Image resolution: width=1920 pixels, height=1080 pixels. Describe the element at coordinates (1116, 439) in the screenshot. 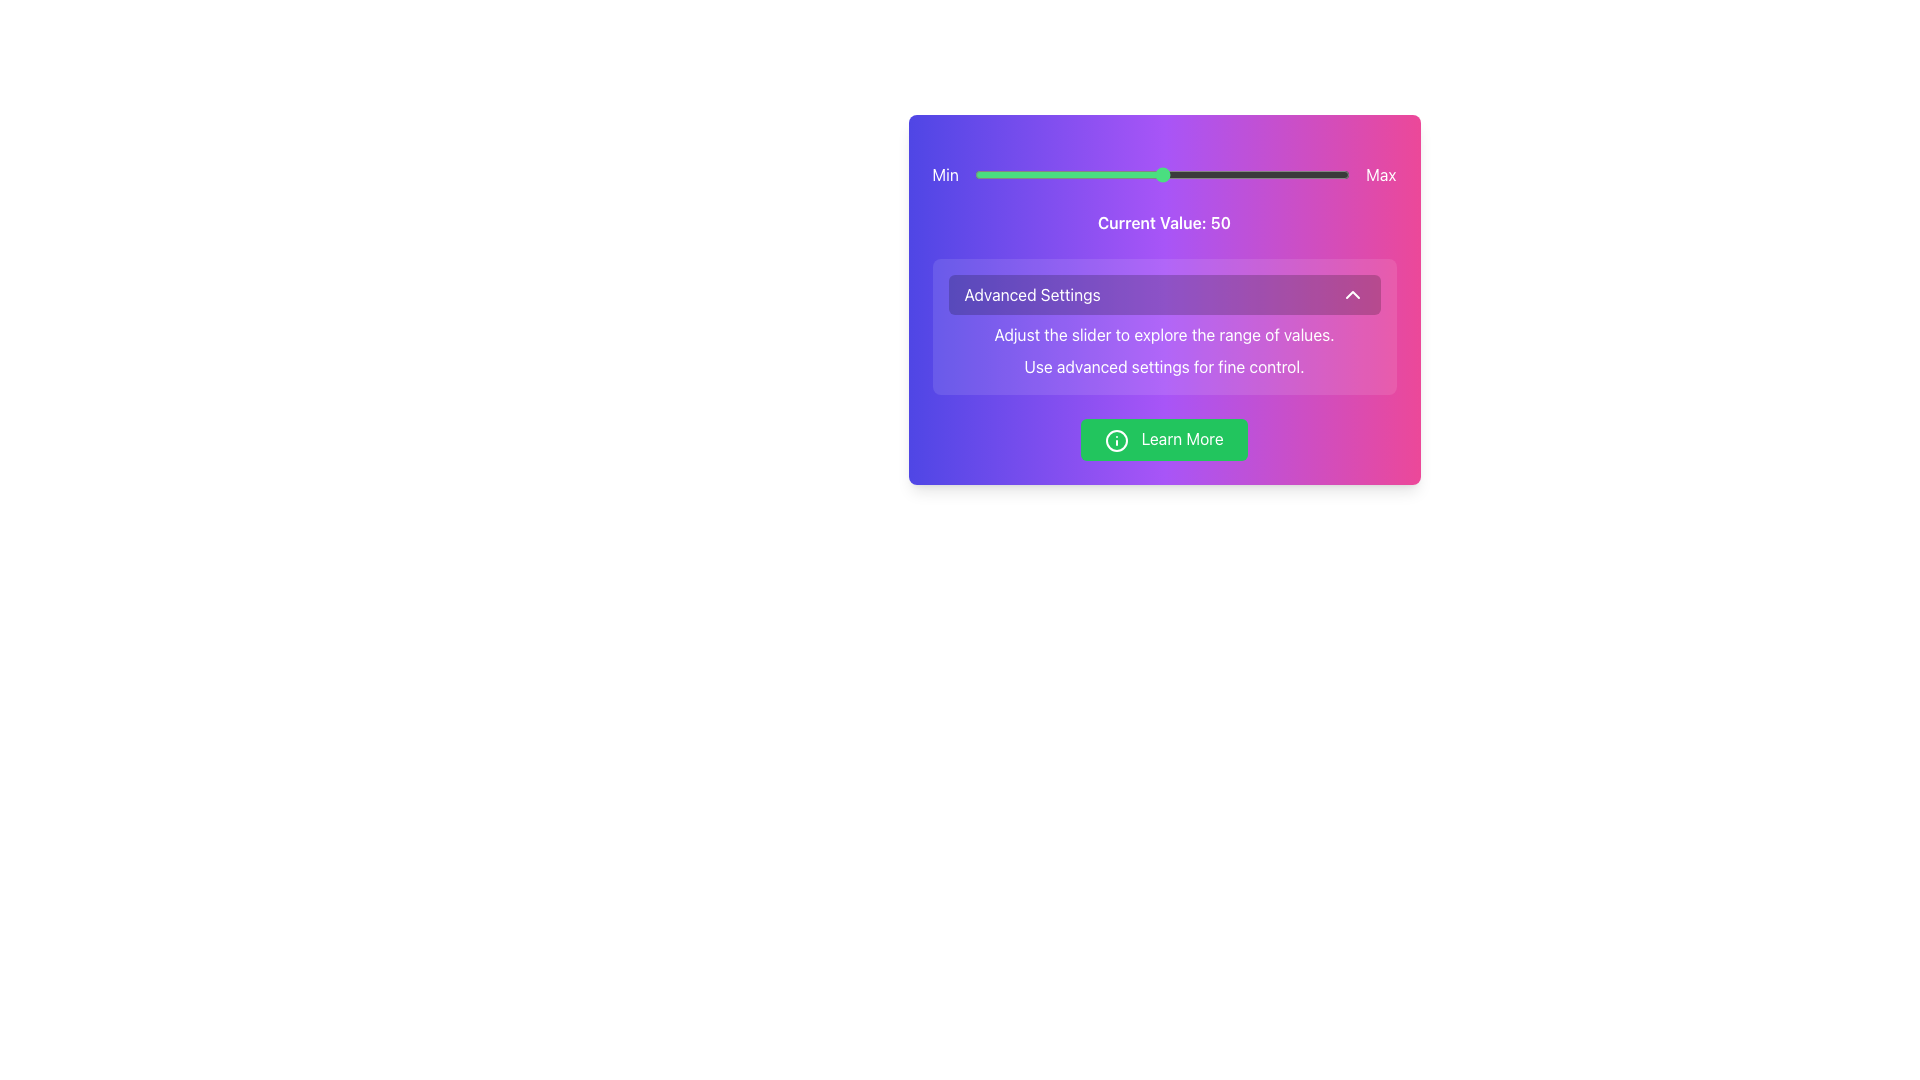

I see `the 'Learn More' button which contains a green circular icon with a white inner circle and thin green border, located at the center of the button` at that location.